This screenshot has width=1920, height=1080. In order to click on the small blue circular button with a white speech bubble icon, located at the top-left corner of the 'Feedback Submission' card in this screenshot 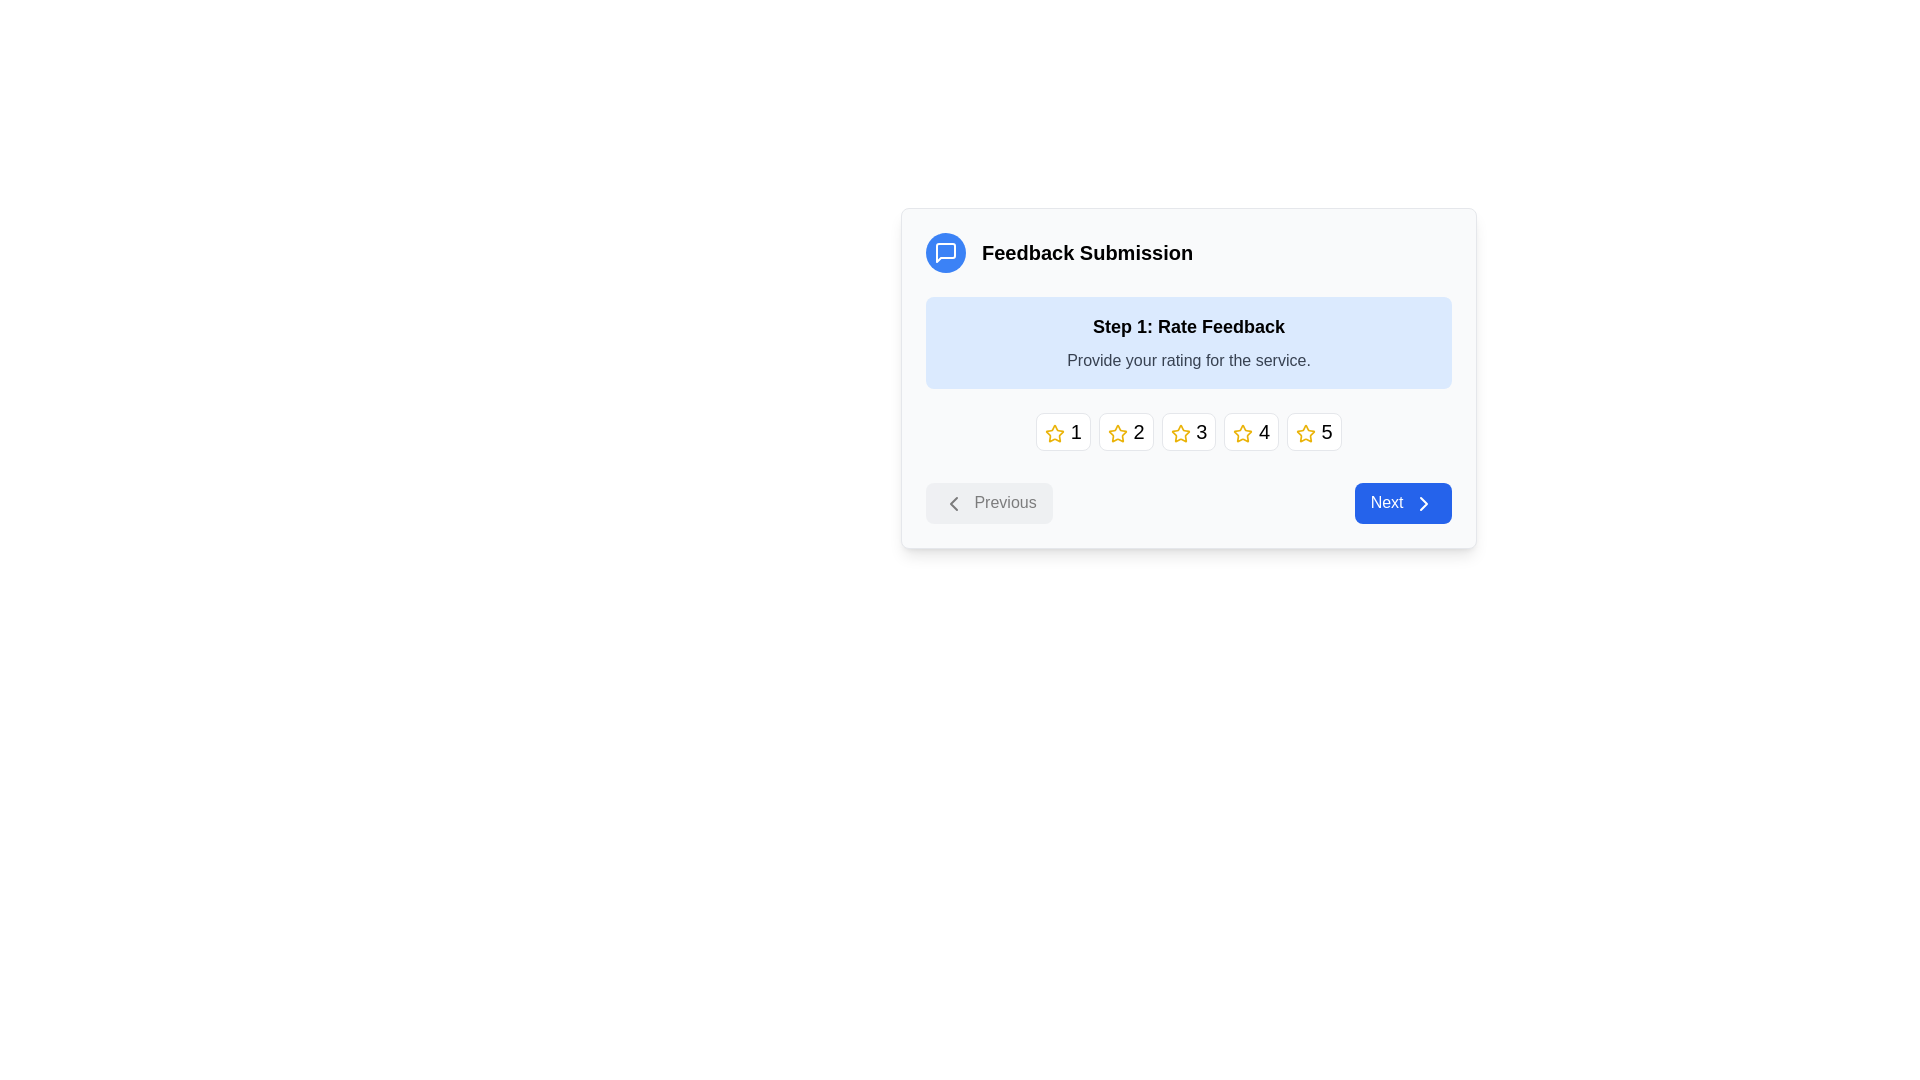, I will do `click(944, 252)`.